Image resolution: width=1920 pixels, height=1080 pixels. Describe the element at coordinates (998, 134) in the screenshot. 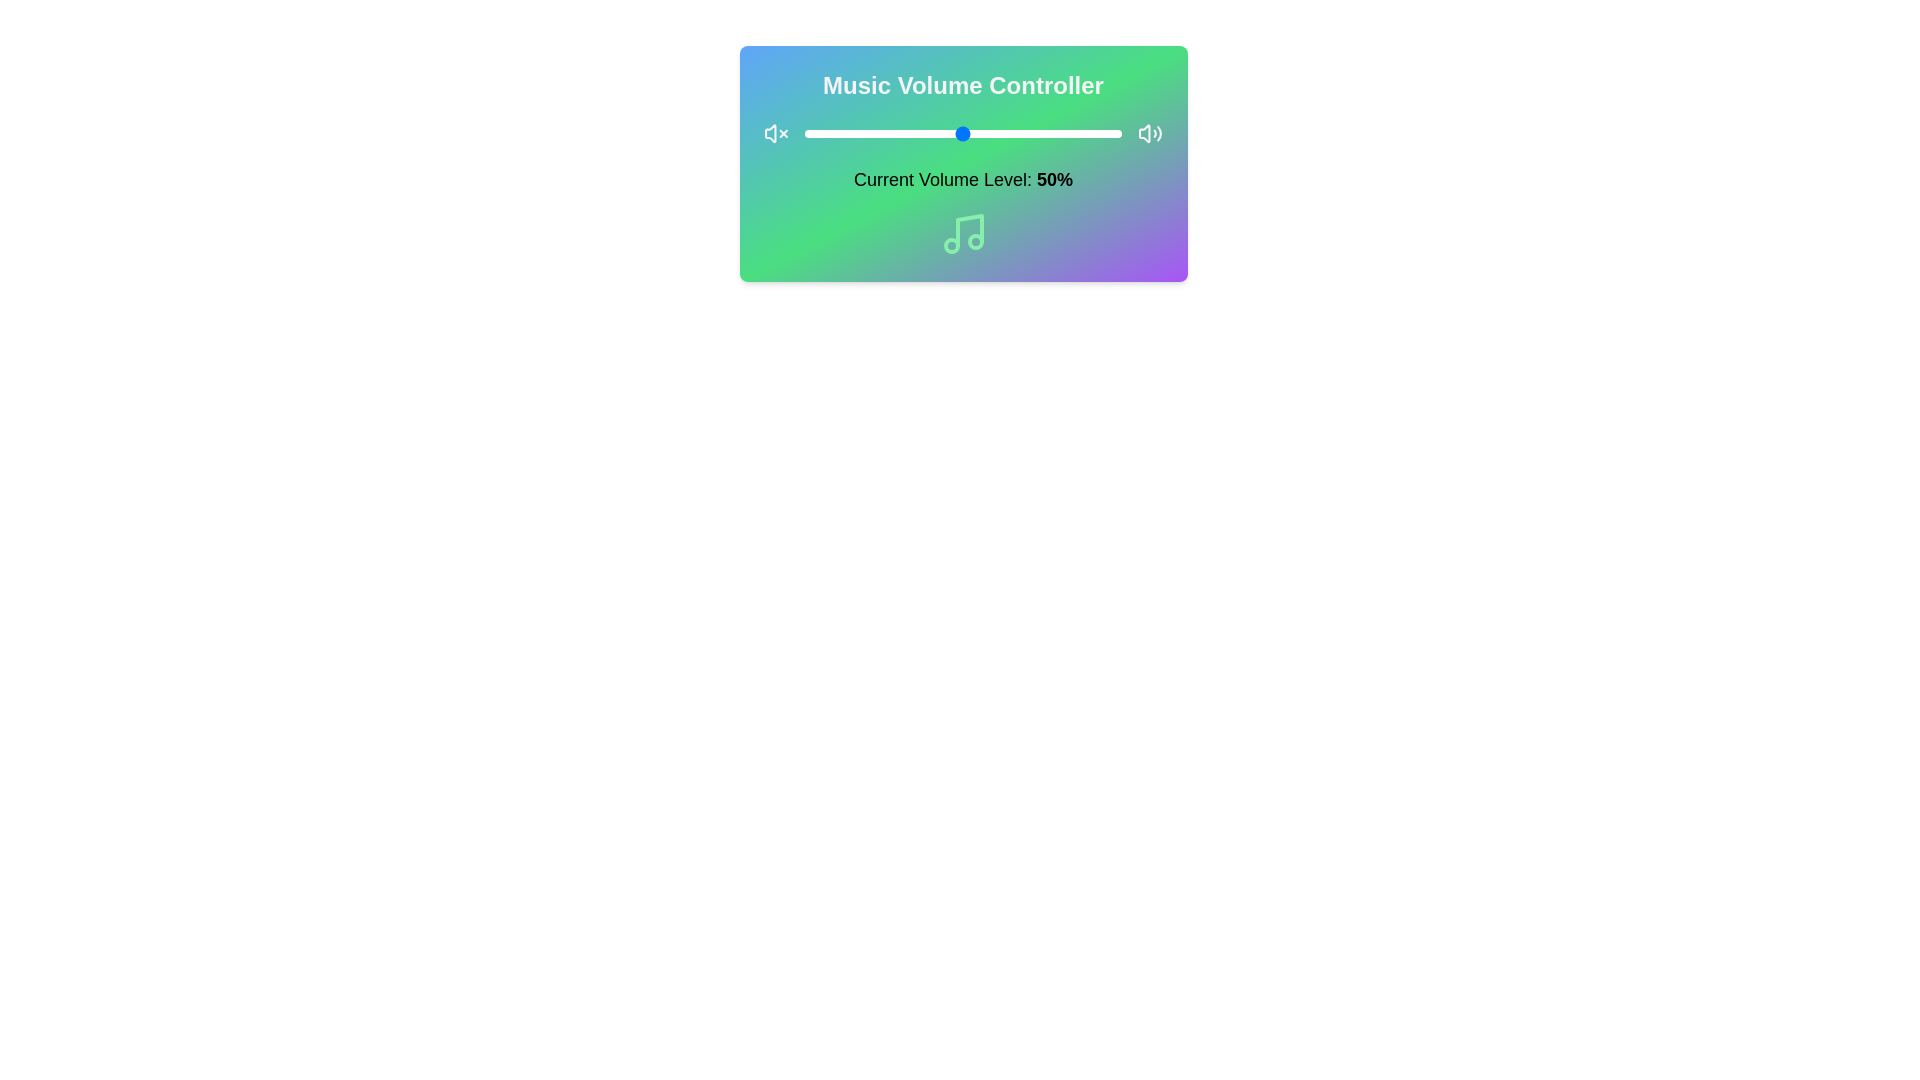

I see `the volume slider to 61%` at that location.